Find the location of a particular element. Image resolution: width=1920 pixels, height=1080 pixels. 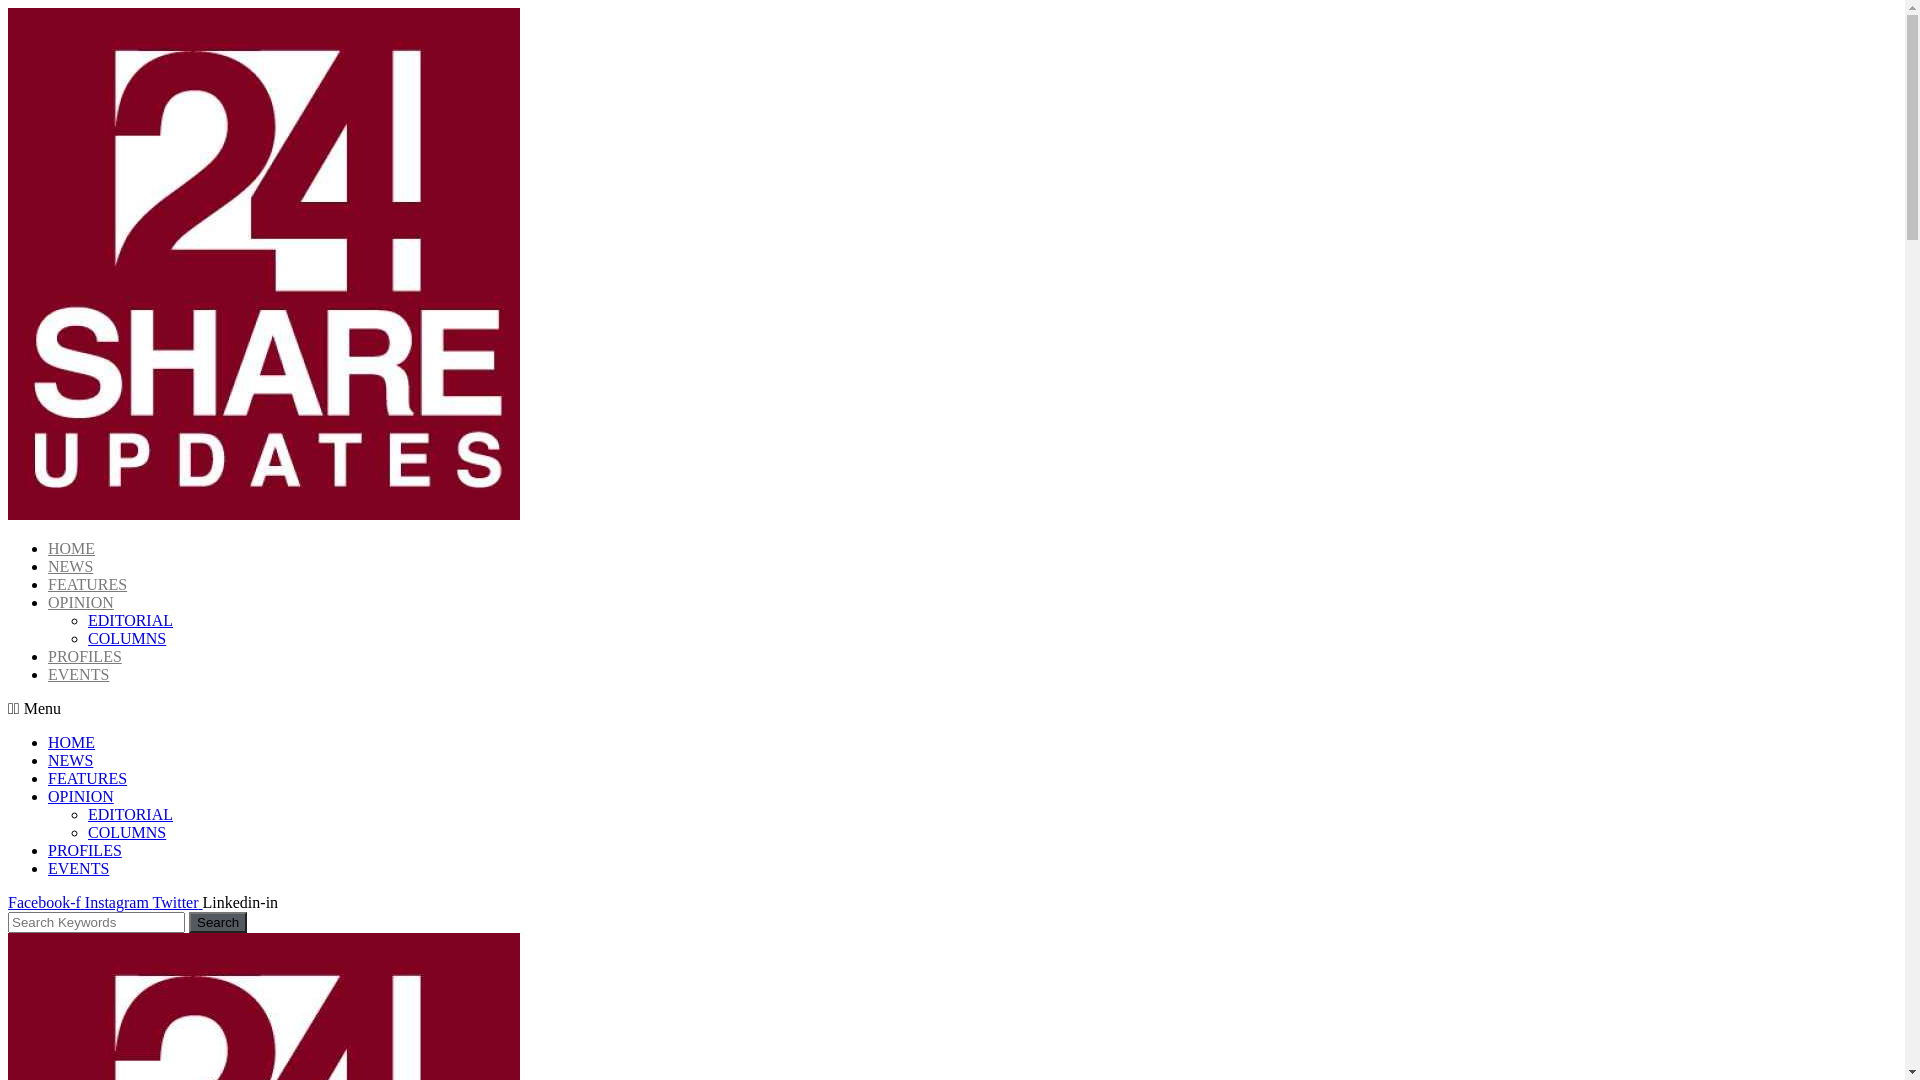

'Twitter' is located at coordinates (177, 902).